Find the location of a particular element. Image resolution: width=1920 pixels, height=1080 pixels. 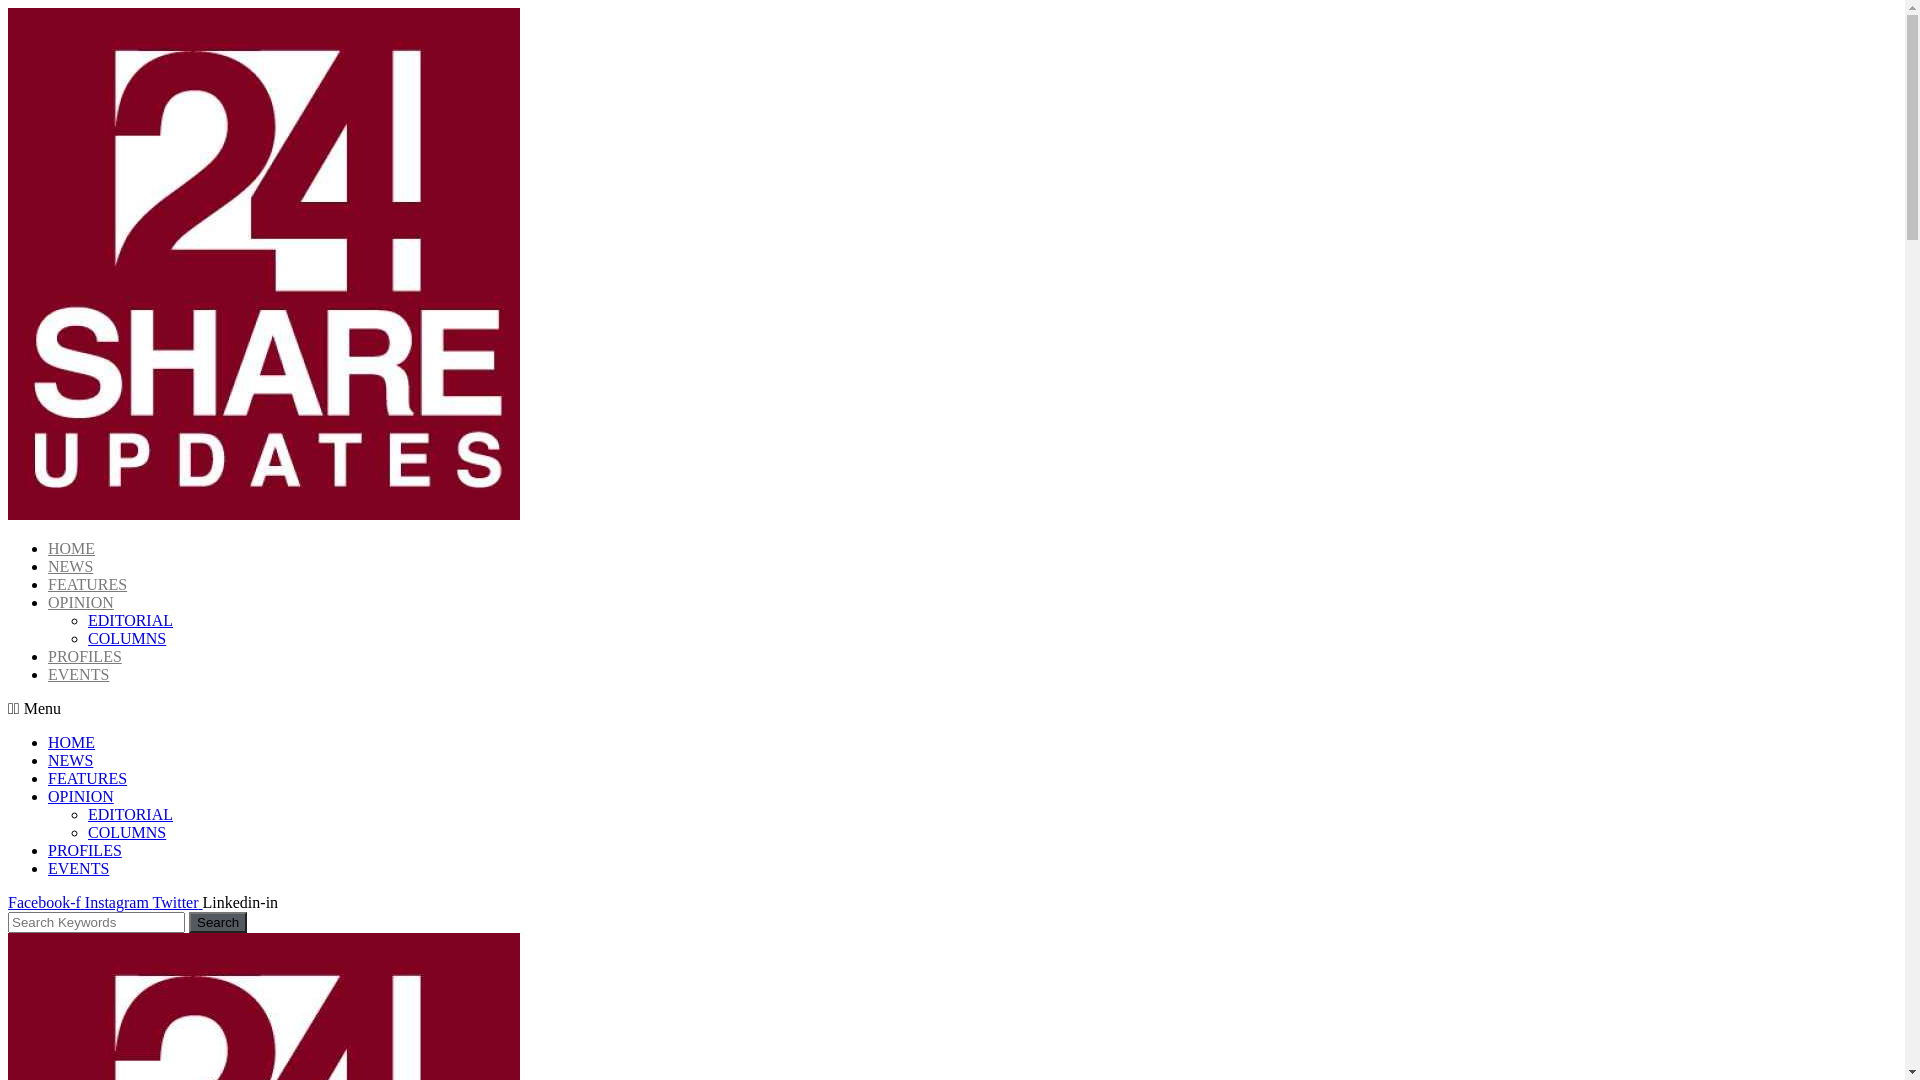

'Twitter' is located at coordinates (177, 902).